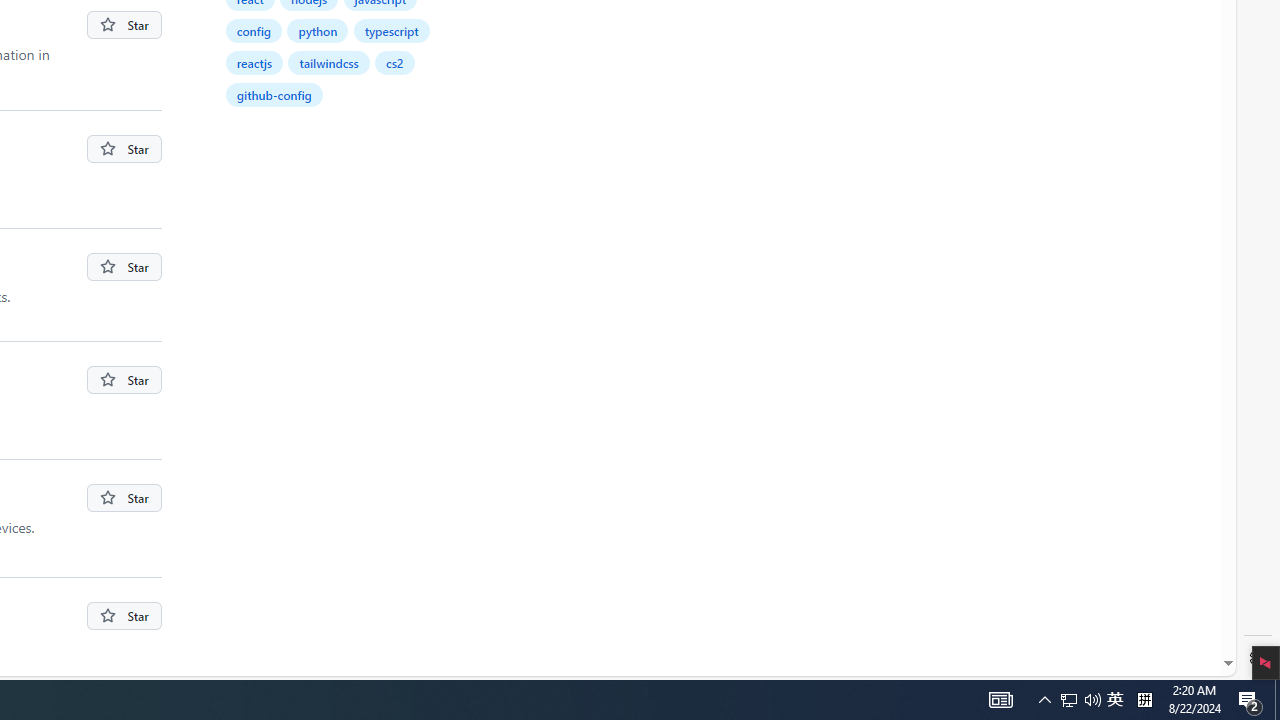 The height and width of the screenshot is (720, 1280). Describe the element at coordinates (330, 61) in the screenshot. I see `'tailwindcss'` at that location.